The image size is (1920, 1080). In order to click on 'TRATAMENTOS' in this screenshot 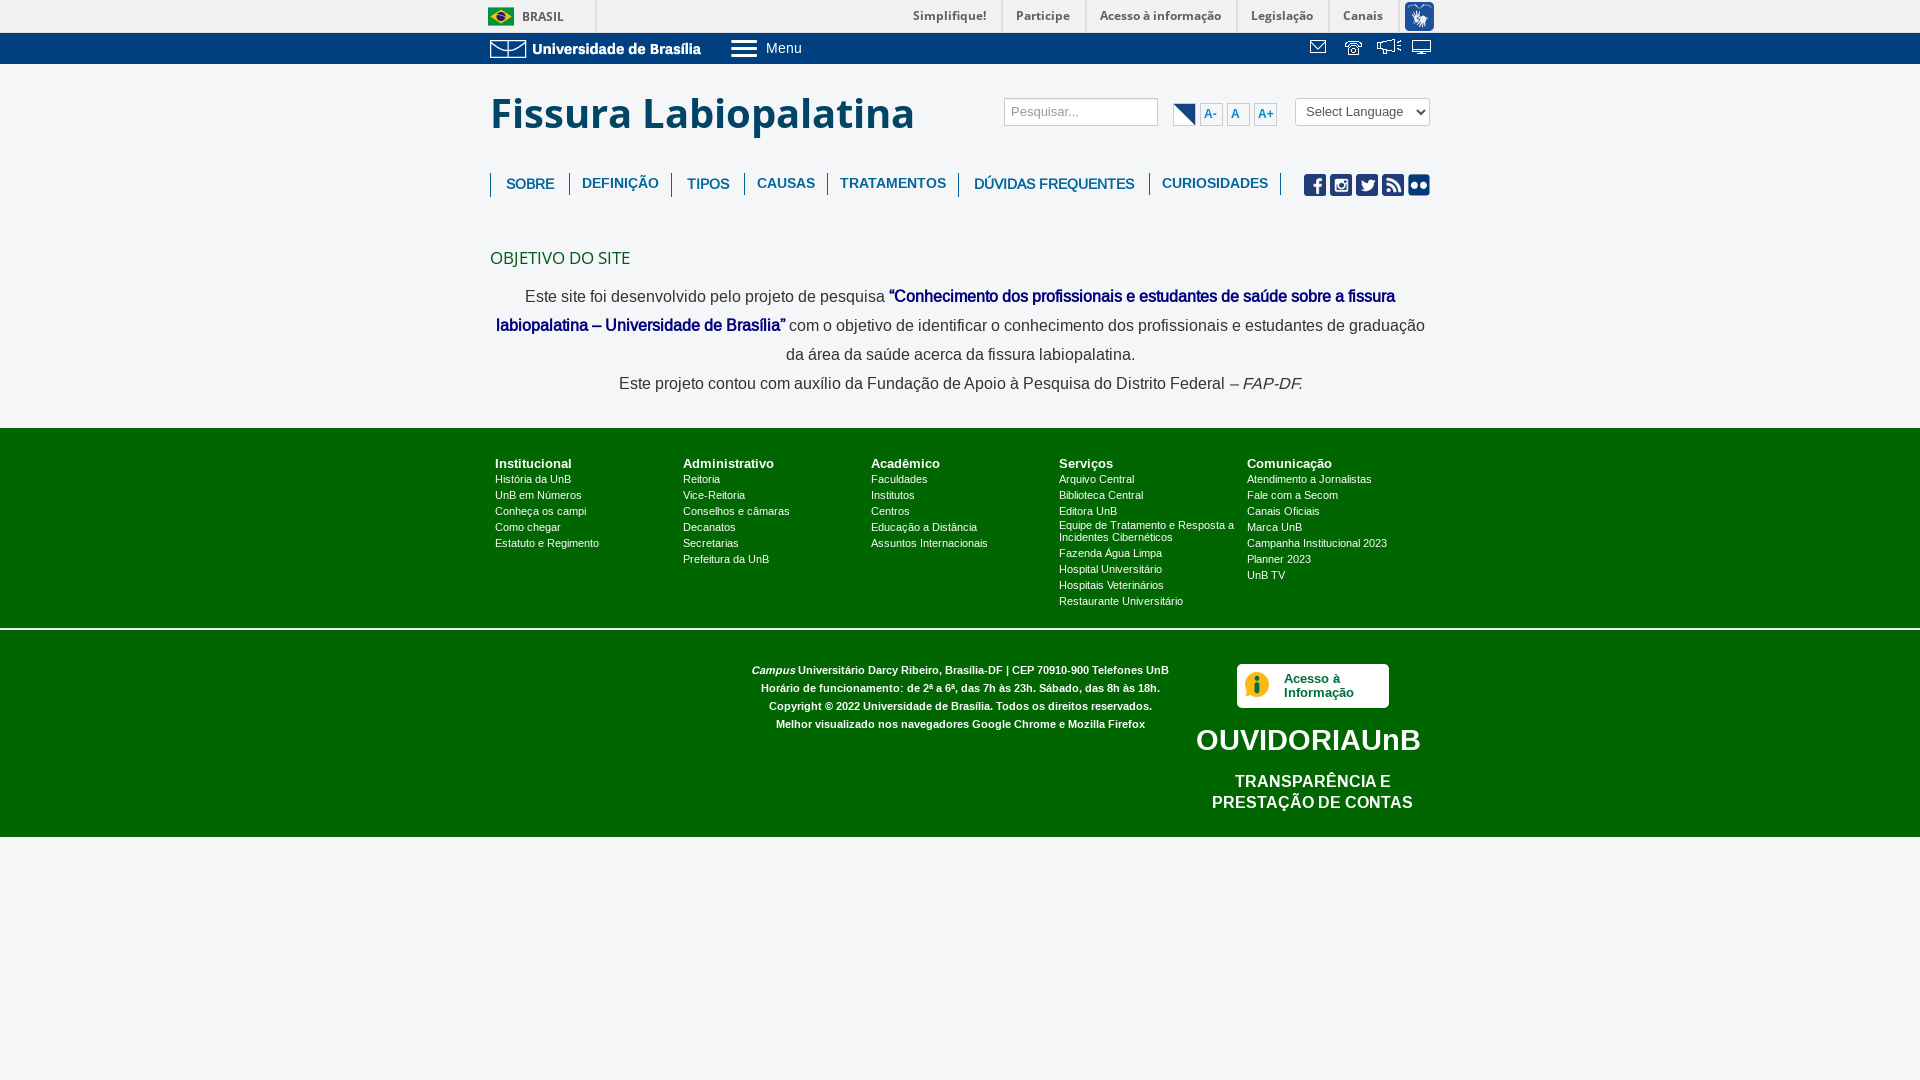, I will do `click(891, 184)`.